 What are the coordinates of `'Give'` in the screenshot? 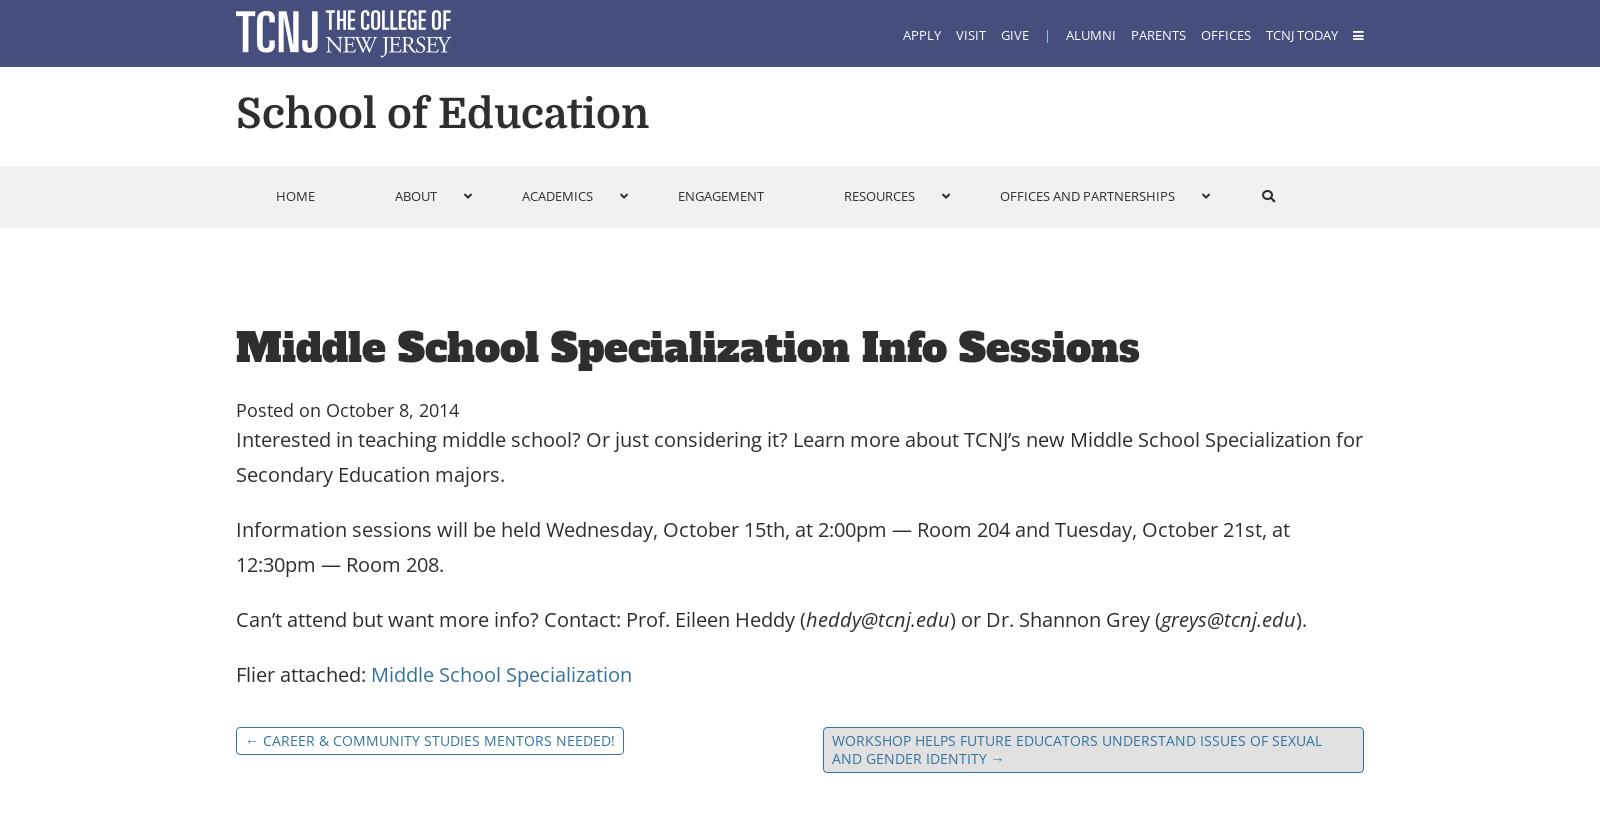 It's located at (999, 35).